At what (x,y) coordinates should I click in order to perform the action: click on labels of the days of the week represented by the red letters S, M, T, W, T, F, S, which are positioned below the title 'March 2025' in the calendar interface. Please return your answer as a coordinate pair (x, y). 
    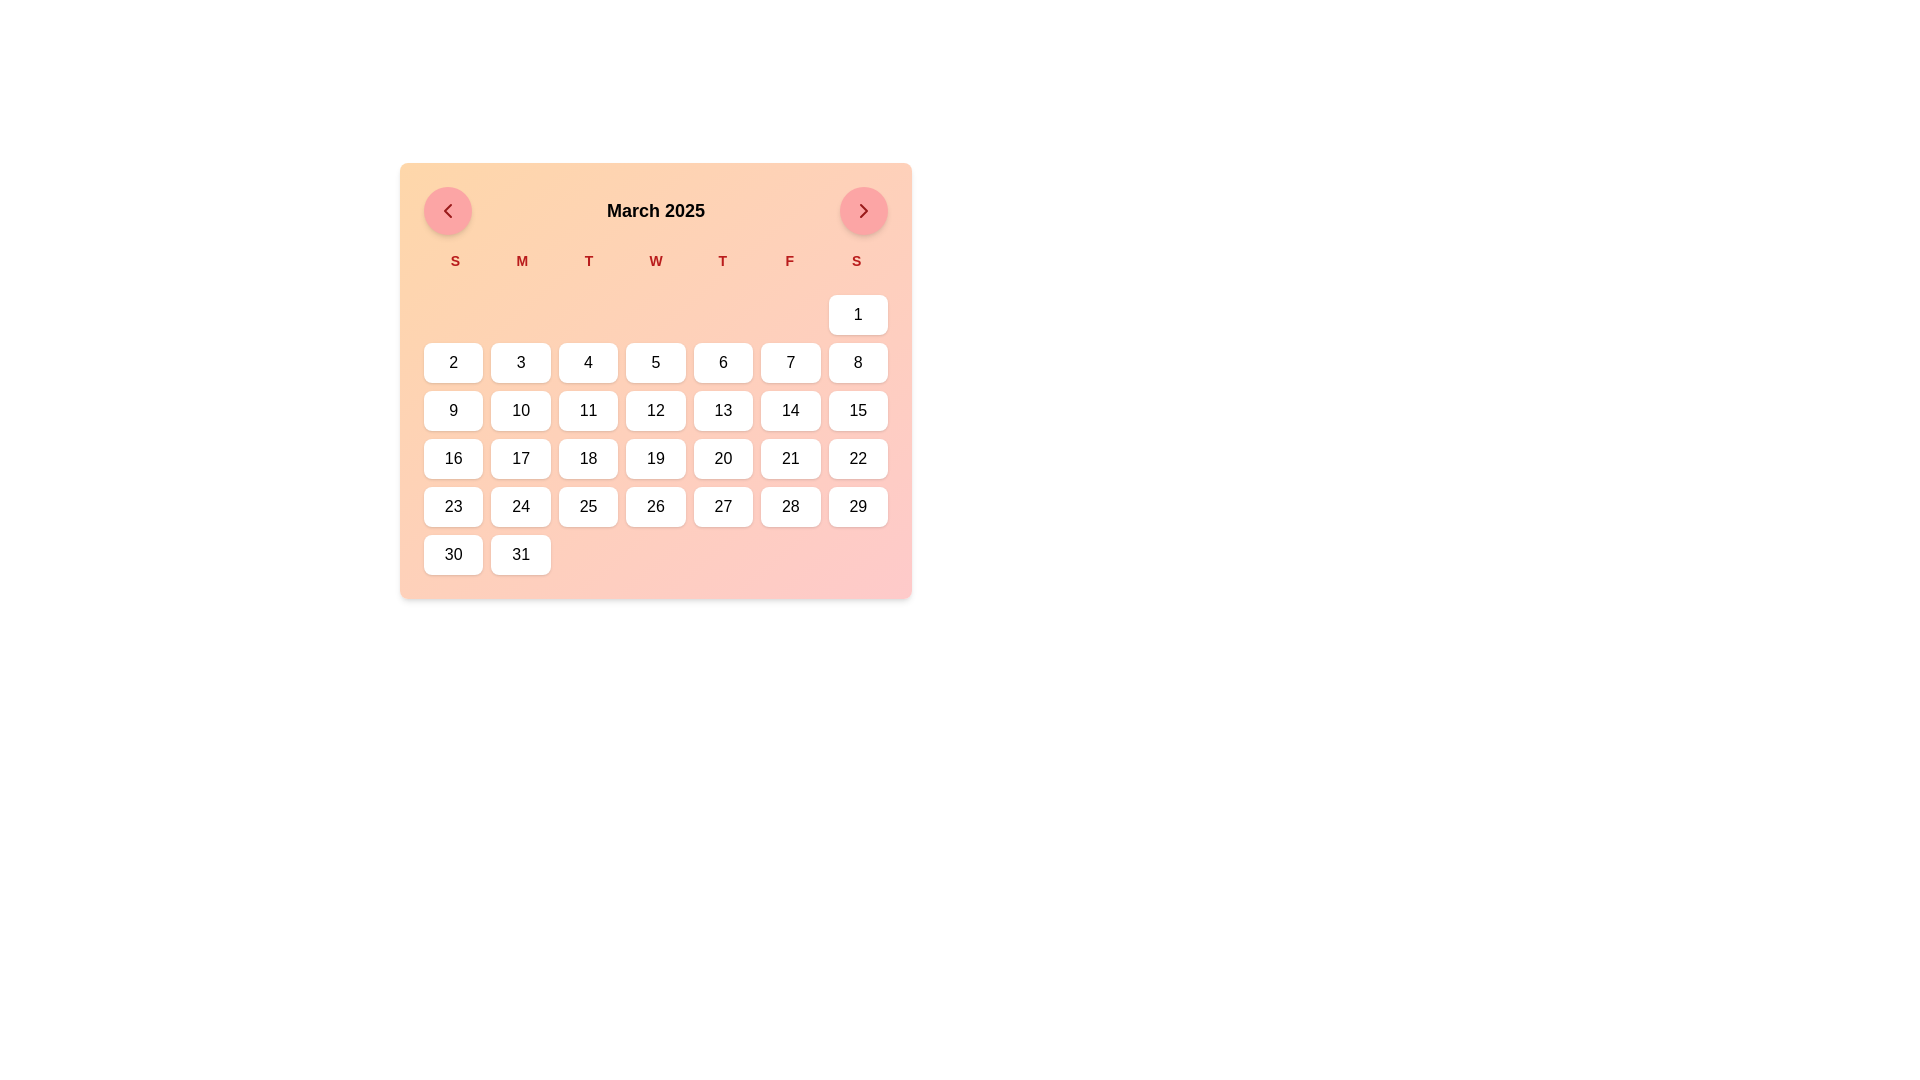
    Looking at the image, I should click on (656, 260).